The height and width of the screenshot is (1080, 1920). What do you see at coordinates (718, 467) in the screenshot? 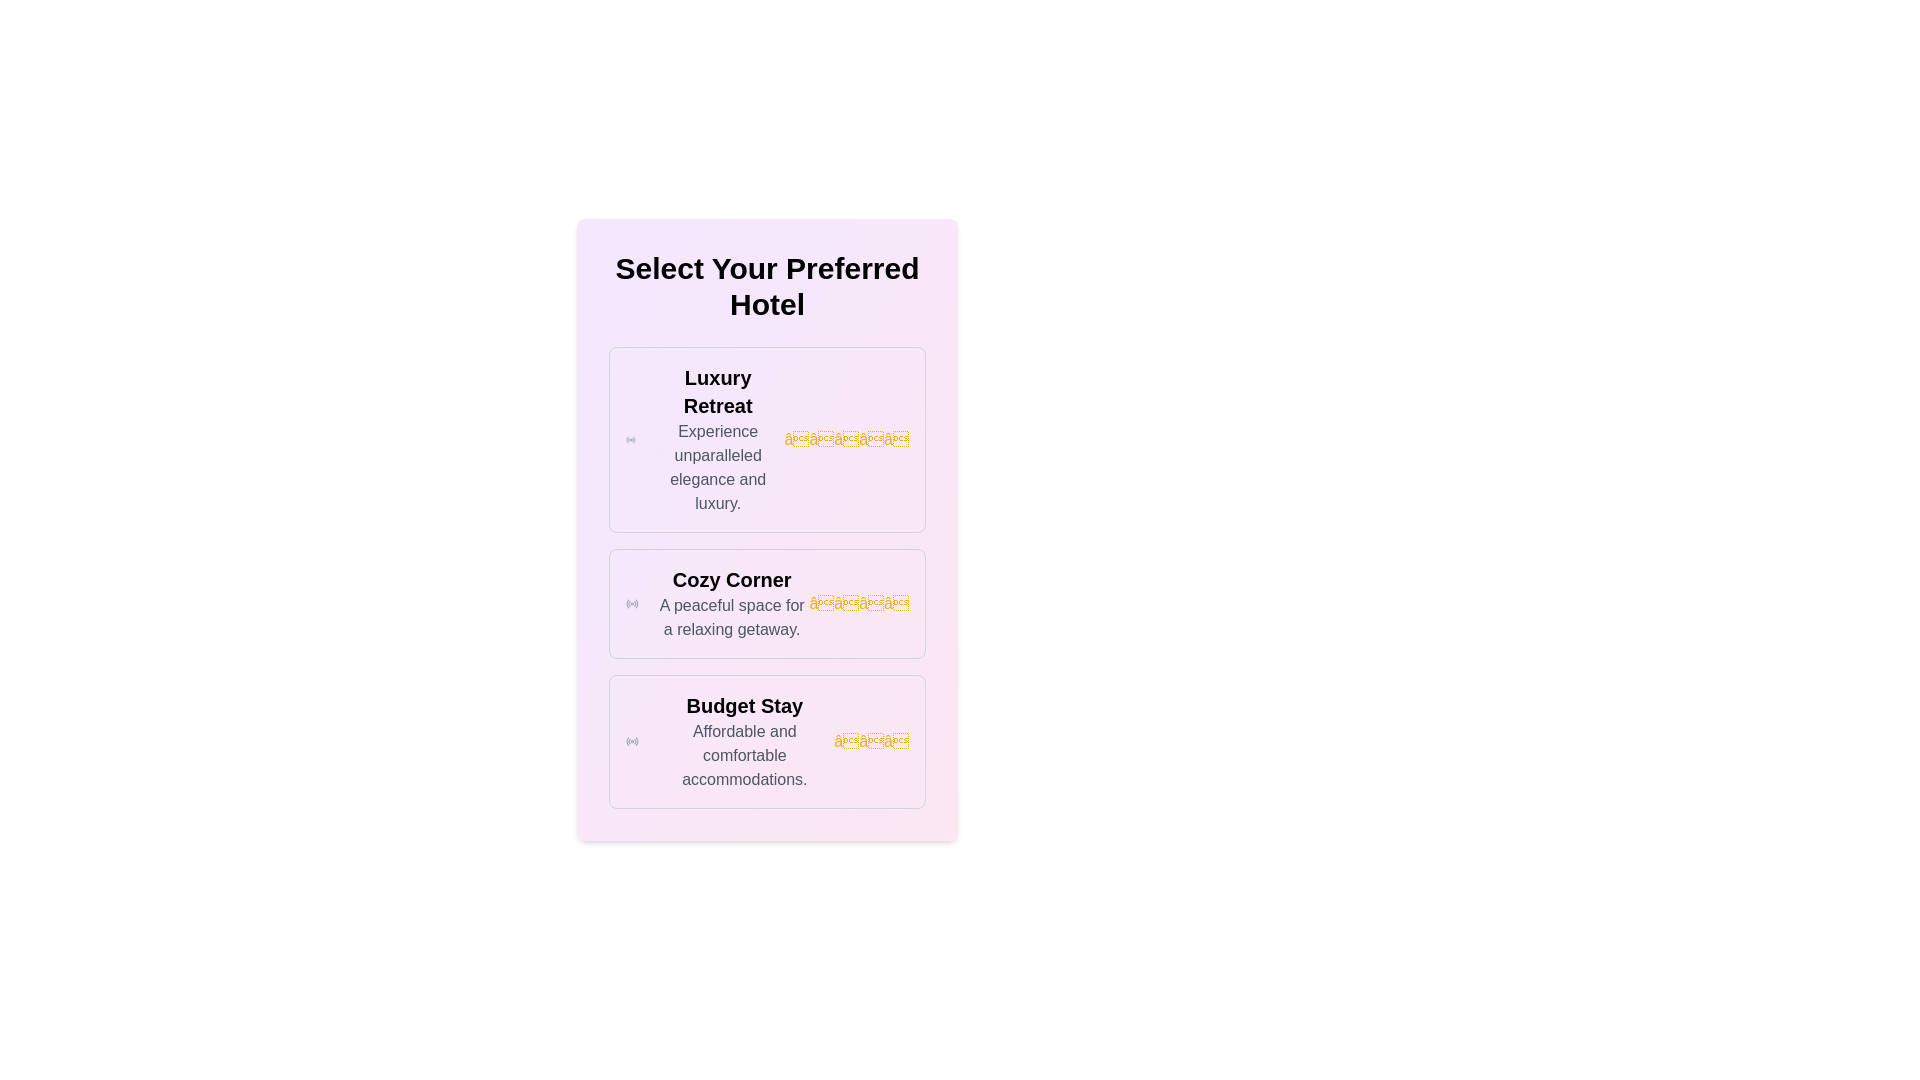
I see `the text element that describes 'Experience unparalleled elegance and luxury.' located in the 'Luxury Retreat' section, positioned directly beneath the section title` at bounding box center [718, 467].